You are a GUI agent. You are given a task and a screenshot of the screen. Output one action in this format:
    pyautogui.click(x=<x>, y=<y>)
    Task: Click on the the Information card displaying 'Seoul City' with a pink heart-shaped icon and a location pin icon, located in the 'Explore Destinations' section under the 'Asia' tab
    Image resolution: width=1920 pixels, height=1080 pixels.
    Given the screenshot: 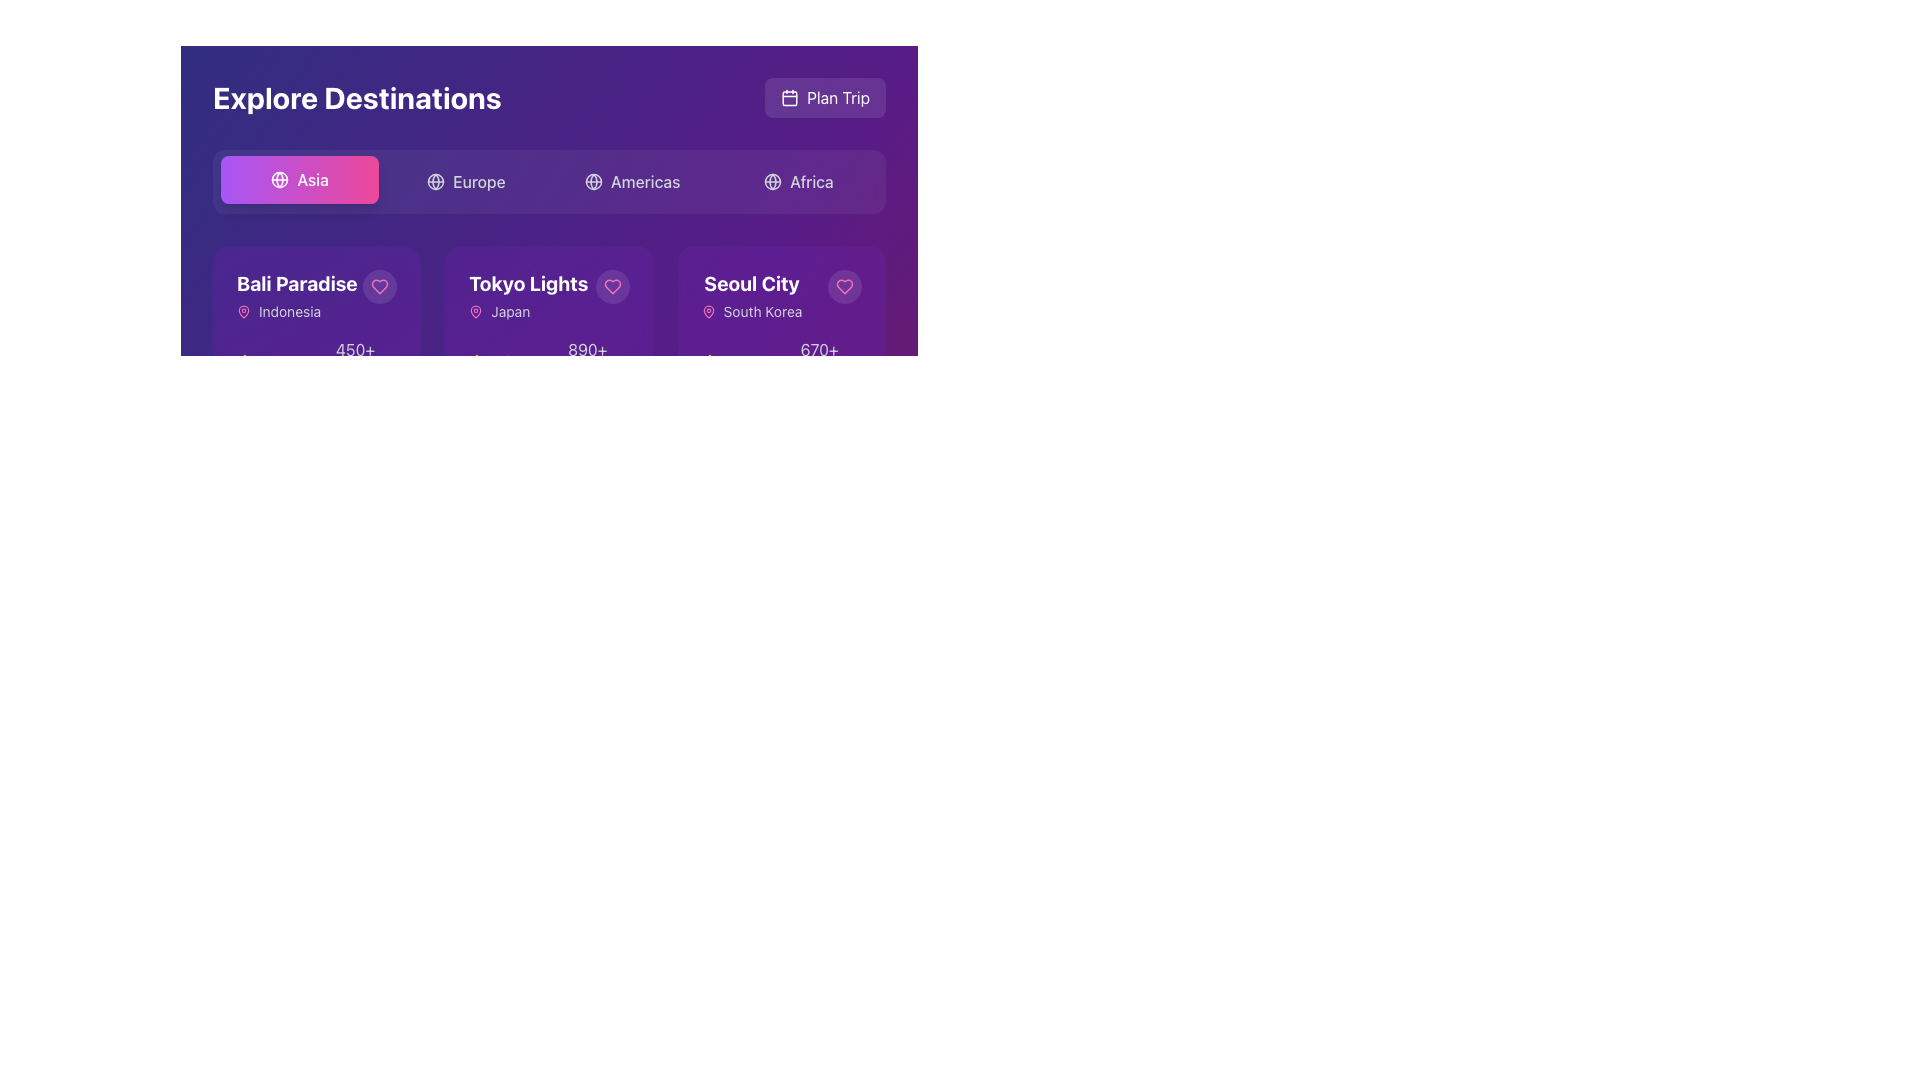 What is the action you would take?
    pyautogui.click(x=780, y=296)
    